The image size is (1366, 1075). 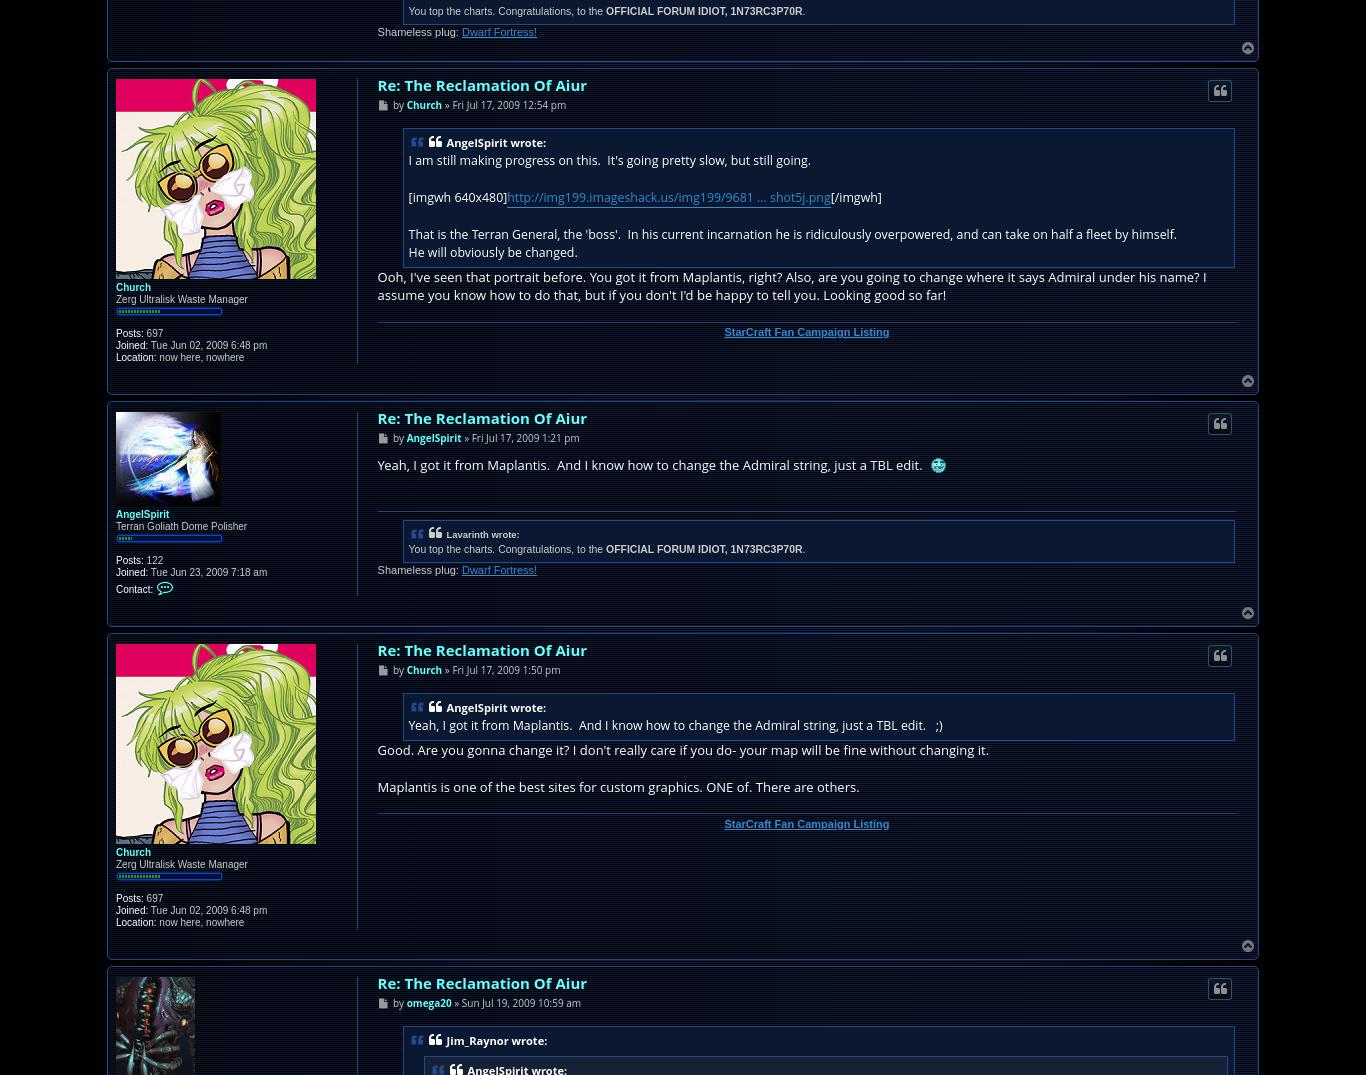 I want to click on 'He will obviously be changed.', so click(x=492, y=252).